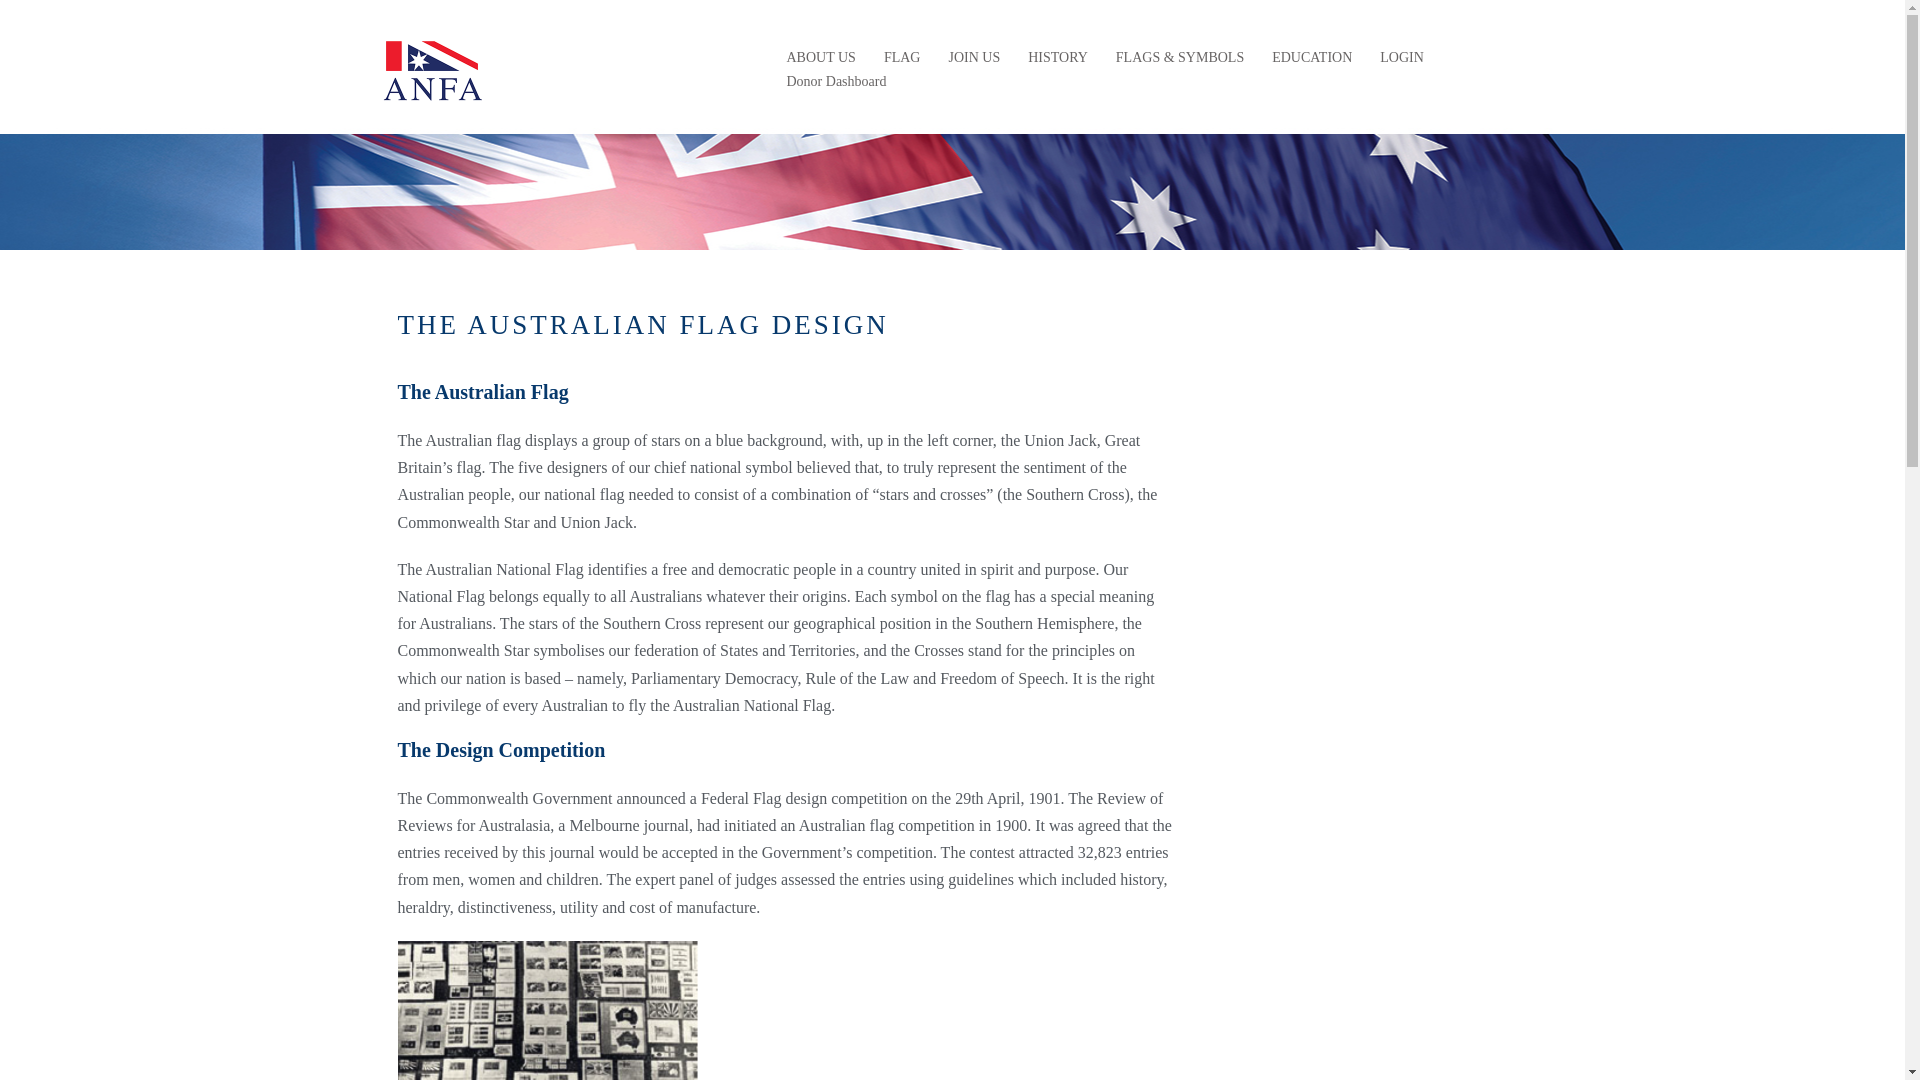 The height and width of the screenshot is (1080, 1920). I want to click on 'Donor Dashboard', so click(785, 80).